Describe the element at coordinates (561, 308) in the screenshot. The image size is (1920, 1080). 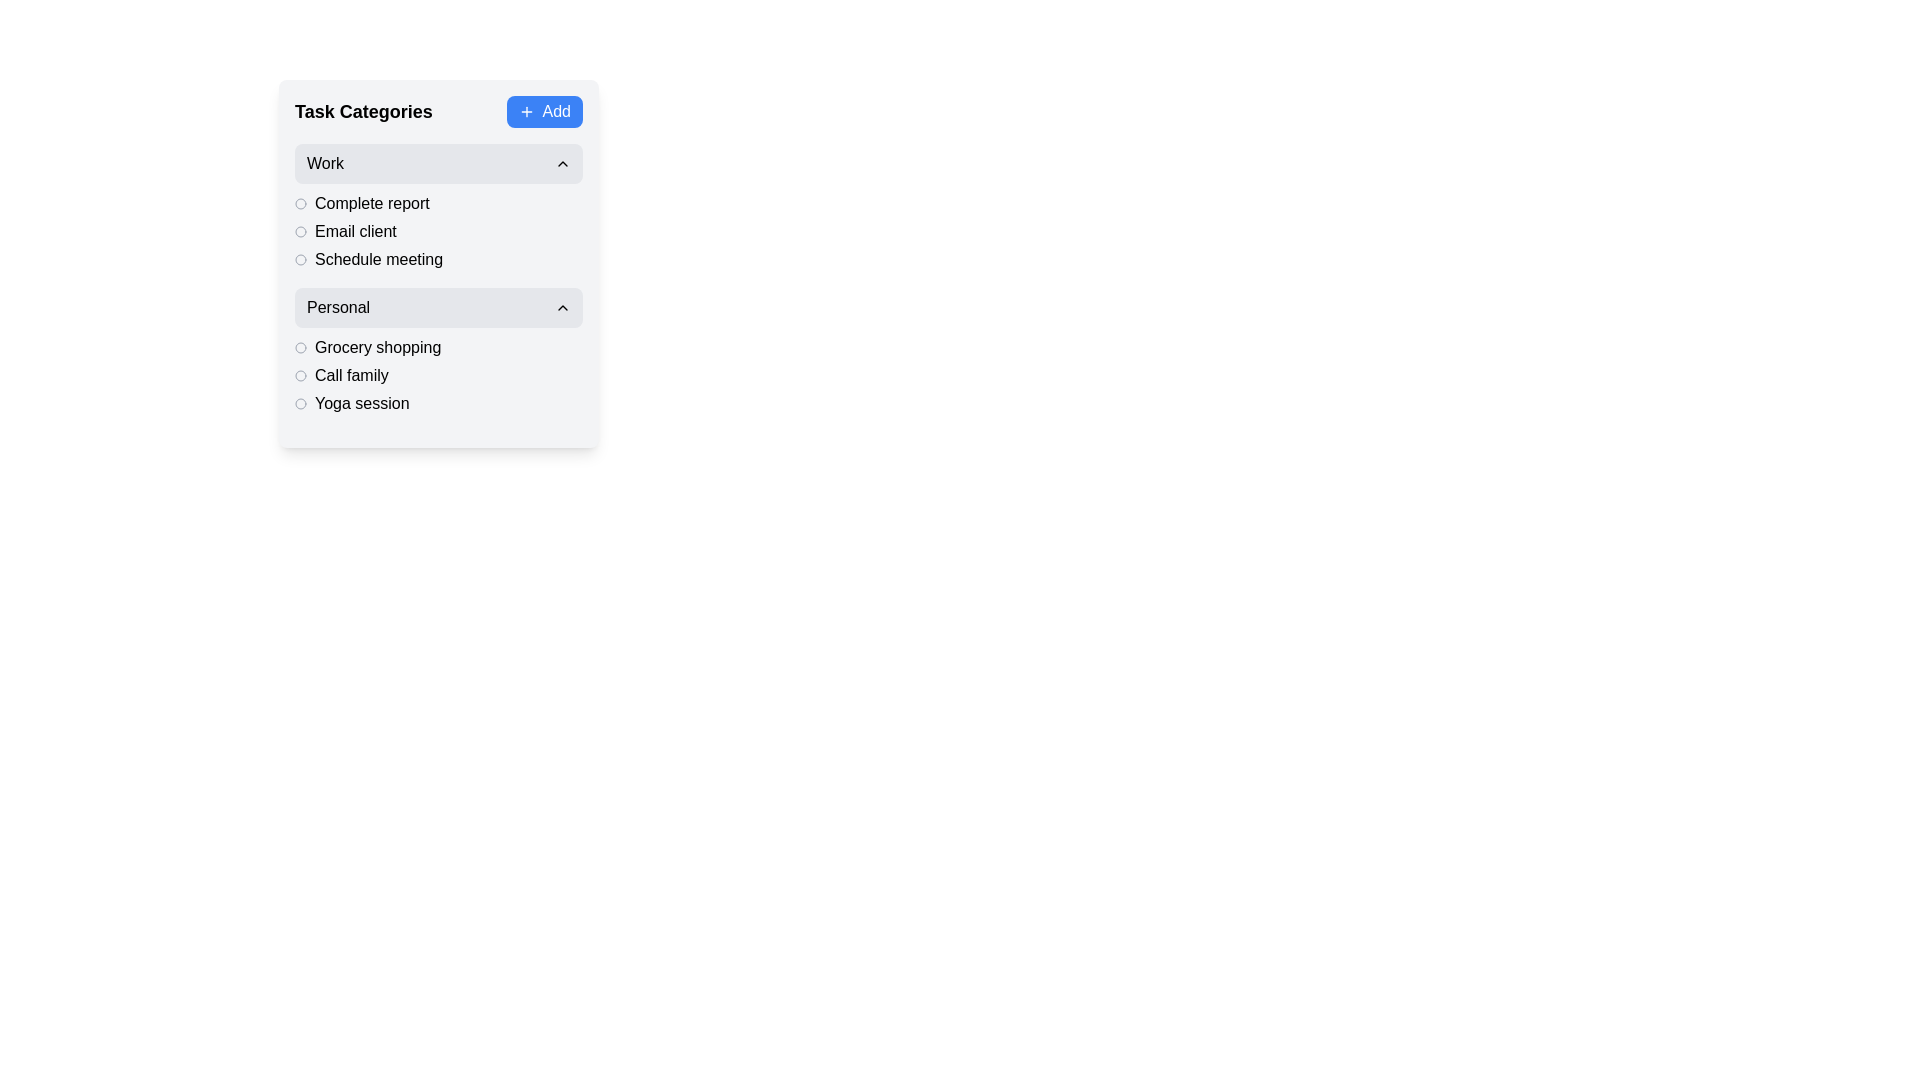
I see `the upward-pointing chevron icon located at the right end of the 'Personal' category bar` at that location.